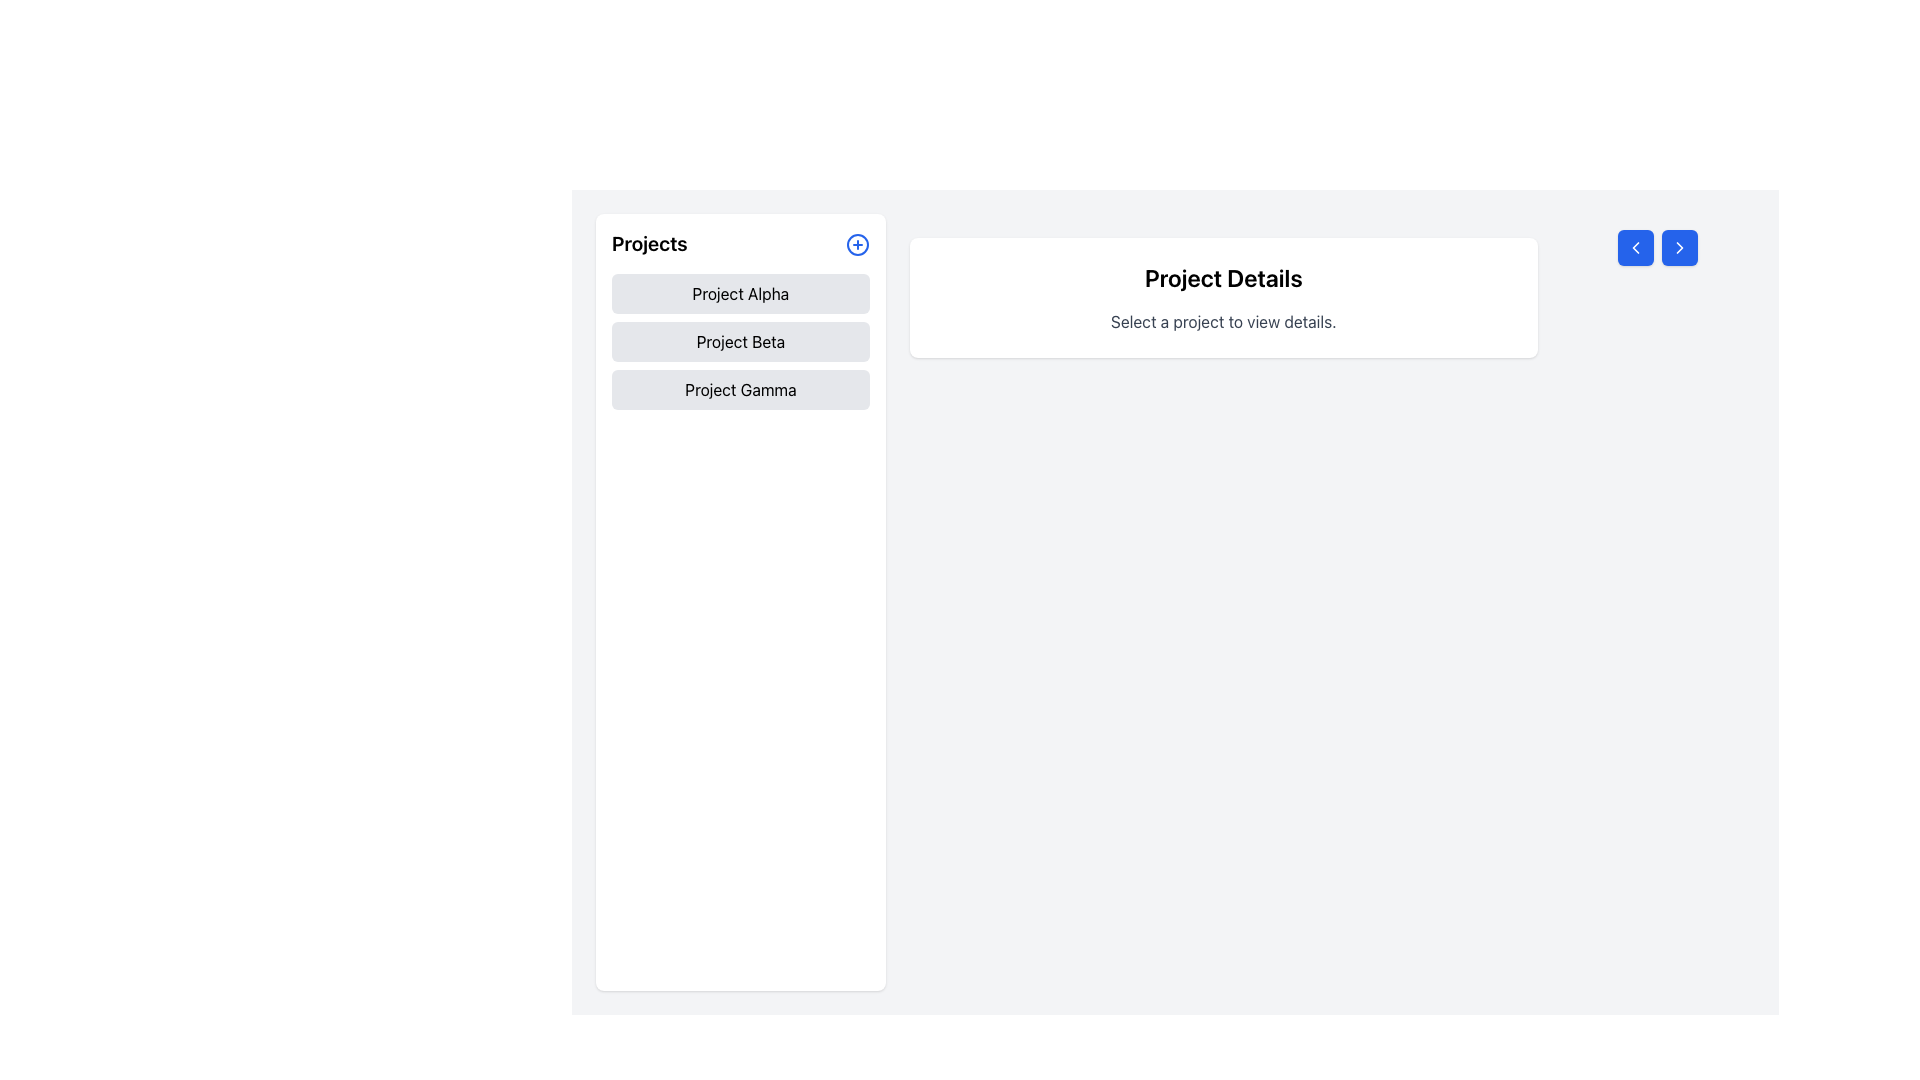  What do you see at coordinates (1680, 246) in the screenshot?
I see `the triangular-shaped right arrow SVG navigational icon located in the top-right corner of the interface` at bounding box center [1680, 246].